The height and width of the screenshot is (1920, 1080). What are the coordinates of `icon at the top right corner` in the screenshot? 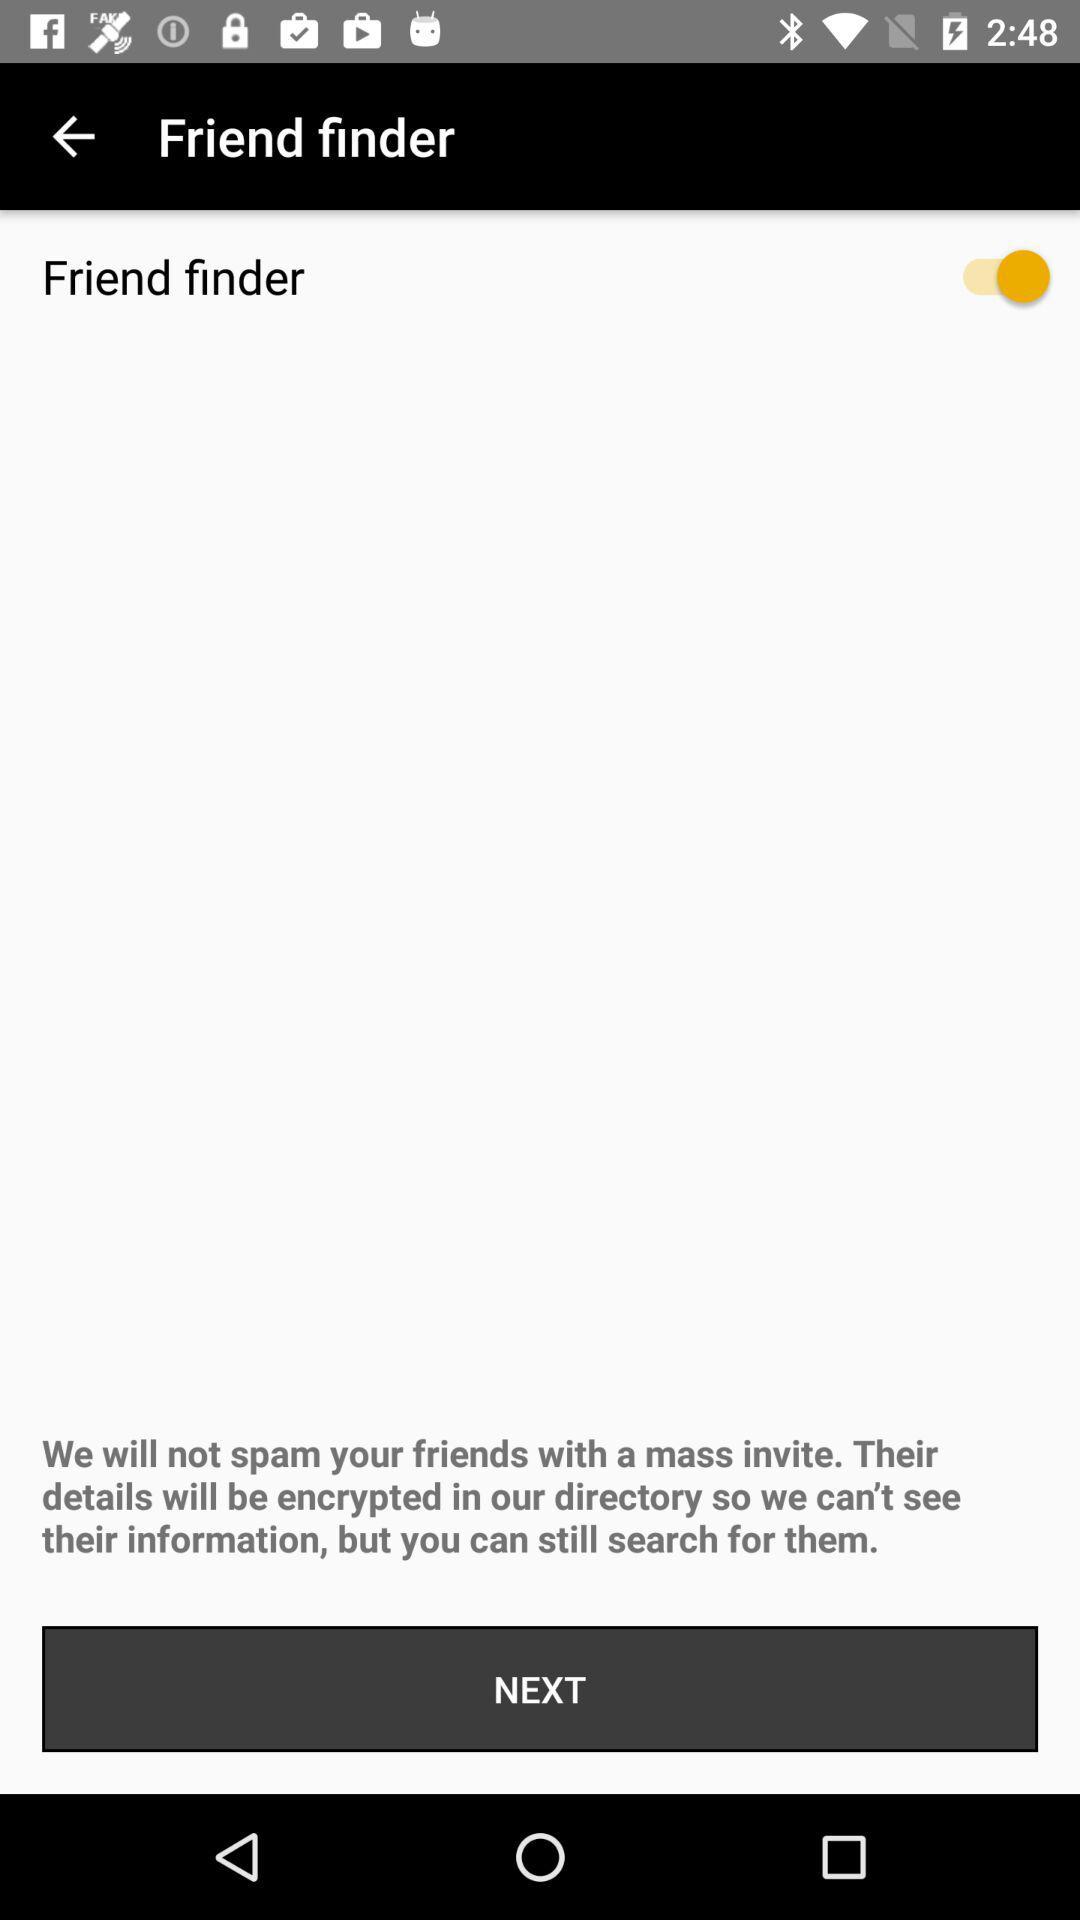 It's located at (985, 285).